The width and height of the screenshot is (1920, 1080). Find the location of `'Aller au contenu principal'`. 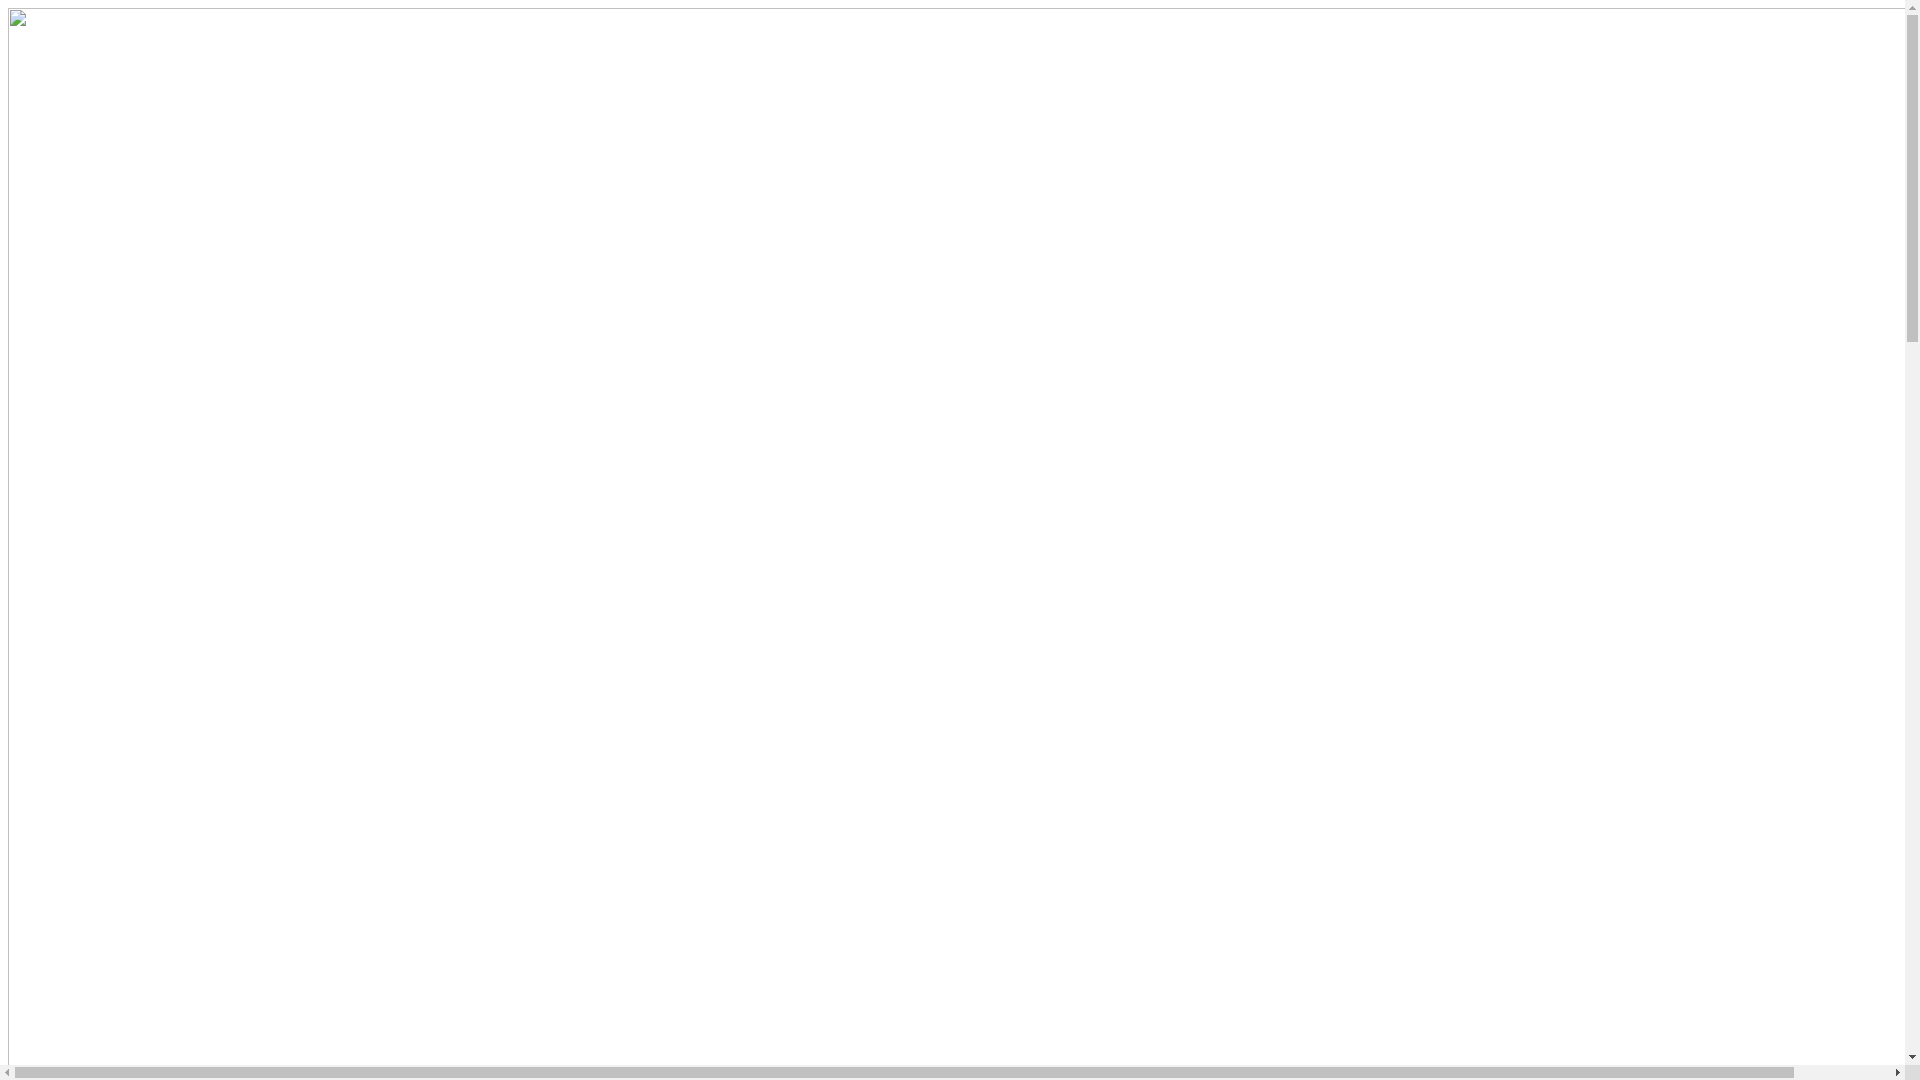

'Aller au contenu principal' is located at coordinates (7, 7).